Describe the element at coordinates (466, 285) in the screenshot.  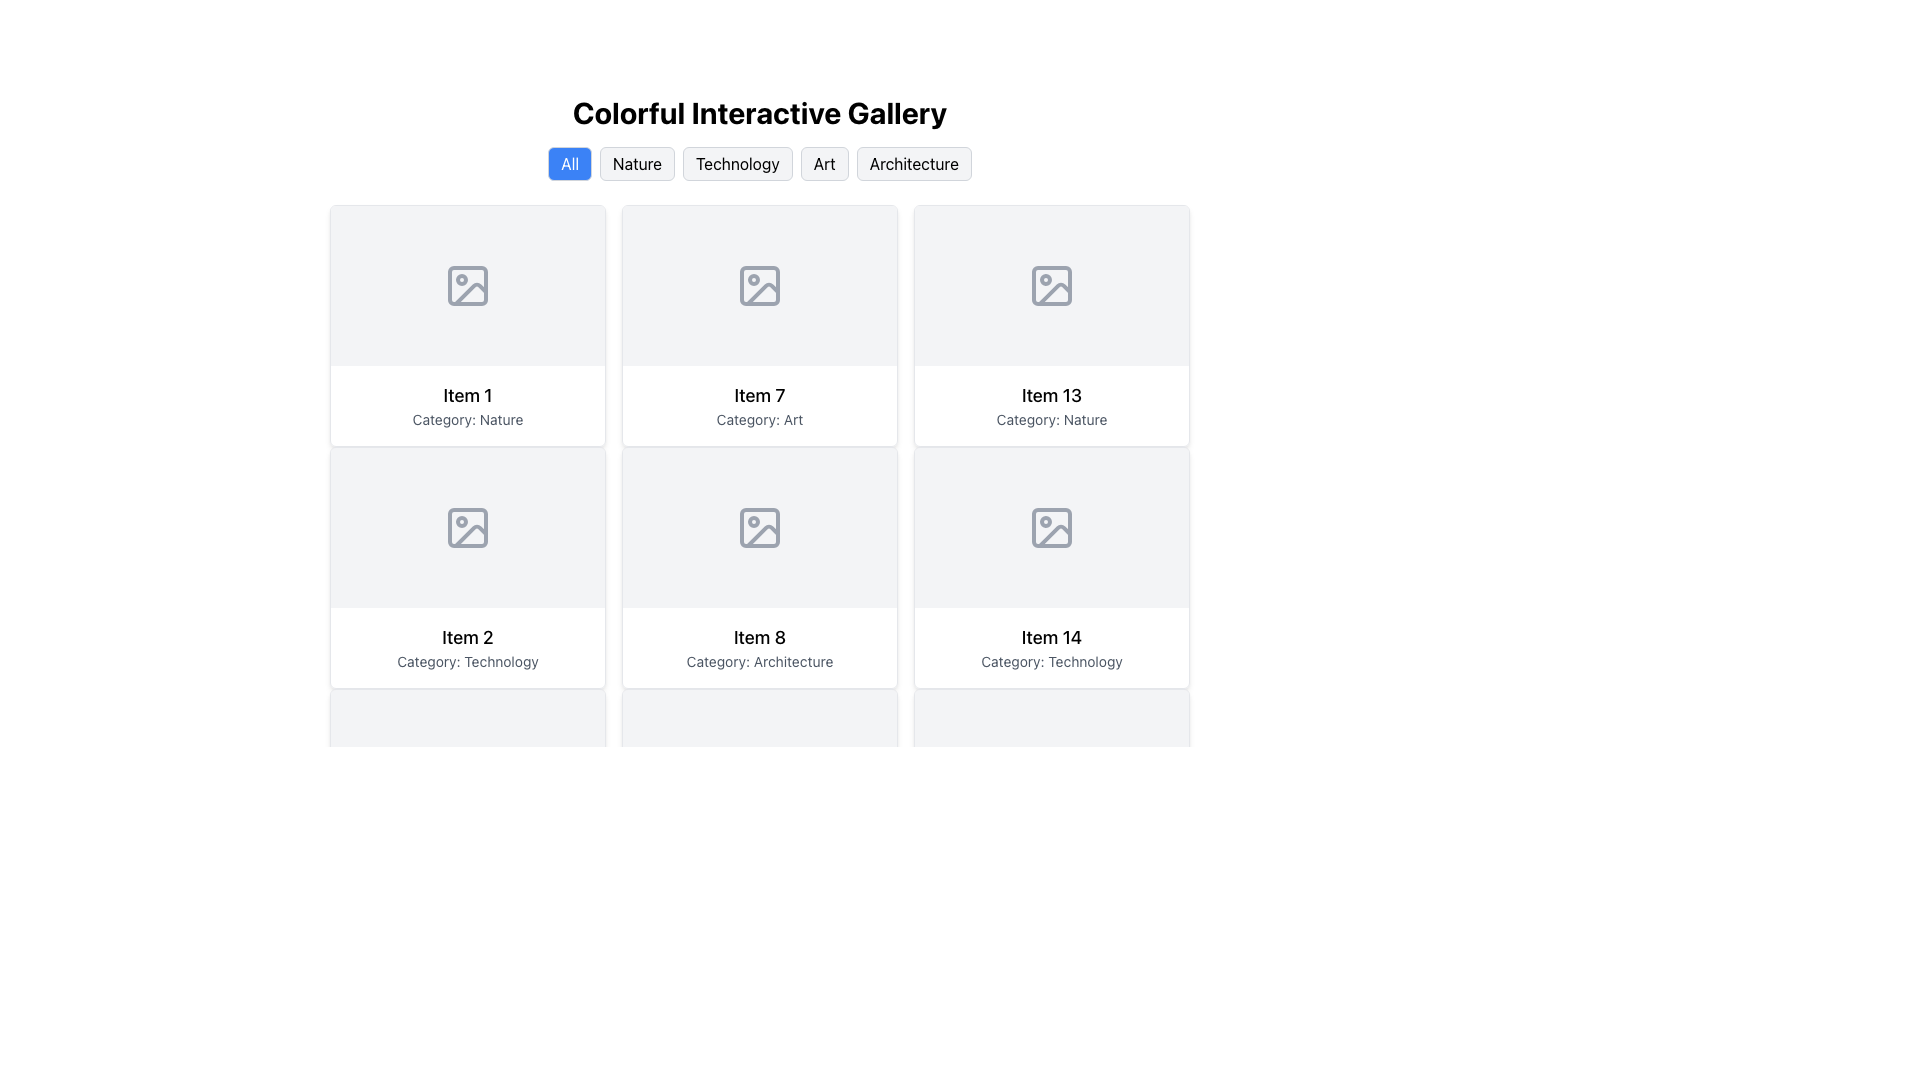
I see `the top-left placeholder element in the grid layout that is designated for displaying an image or graphical content` at that location.